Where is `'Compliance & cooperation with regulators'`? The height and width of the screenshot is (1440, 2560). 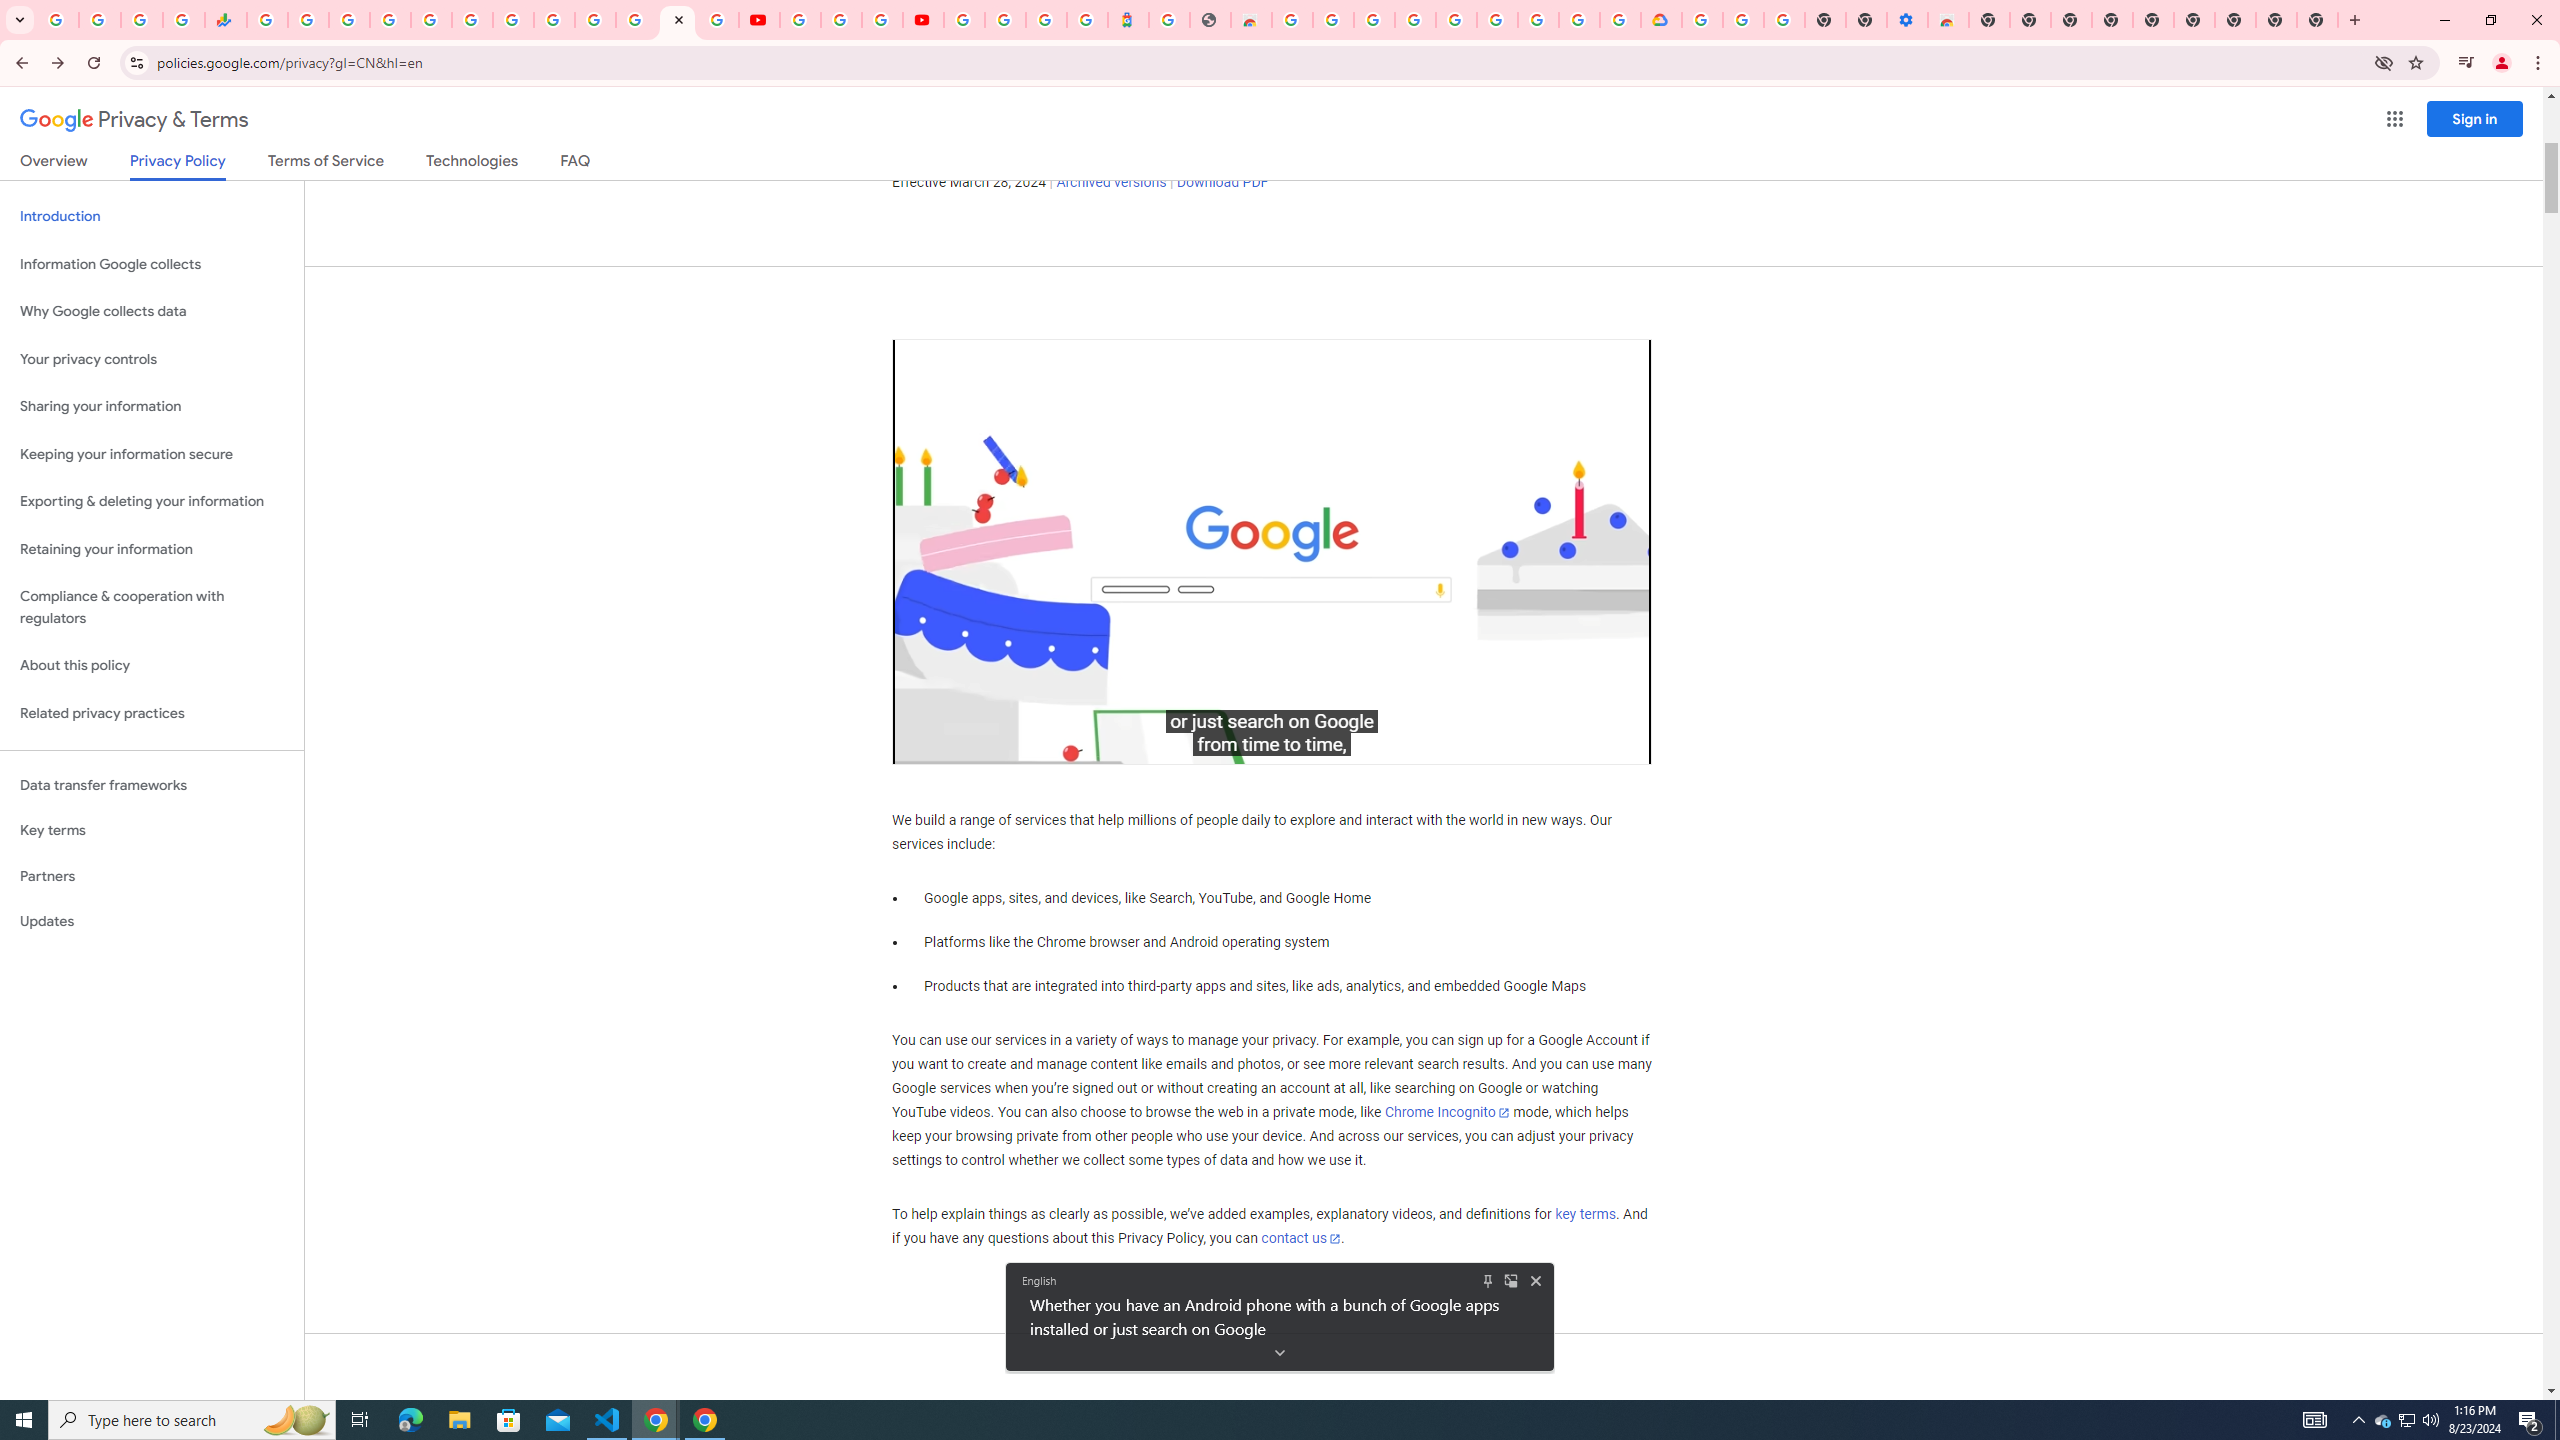 'Compliance & cooperation with regulators' is located at coordinates (151, 608).